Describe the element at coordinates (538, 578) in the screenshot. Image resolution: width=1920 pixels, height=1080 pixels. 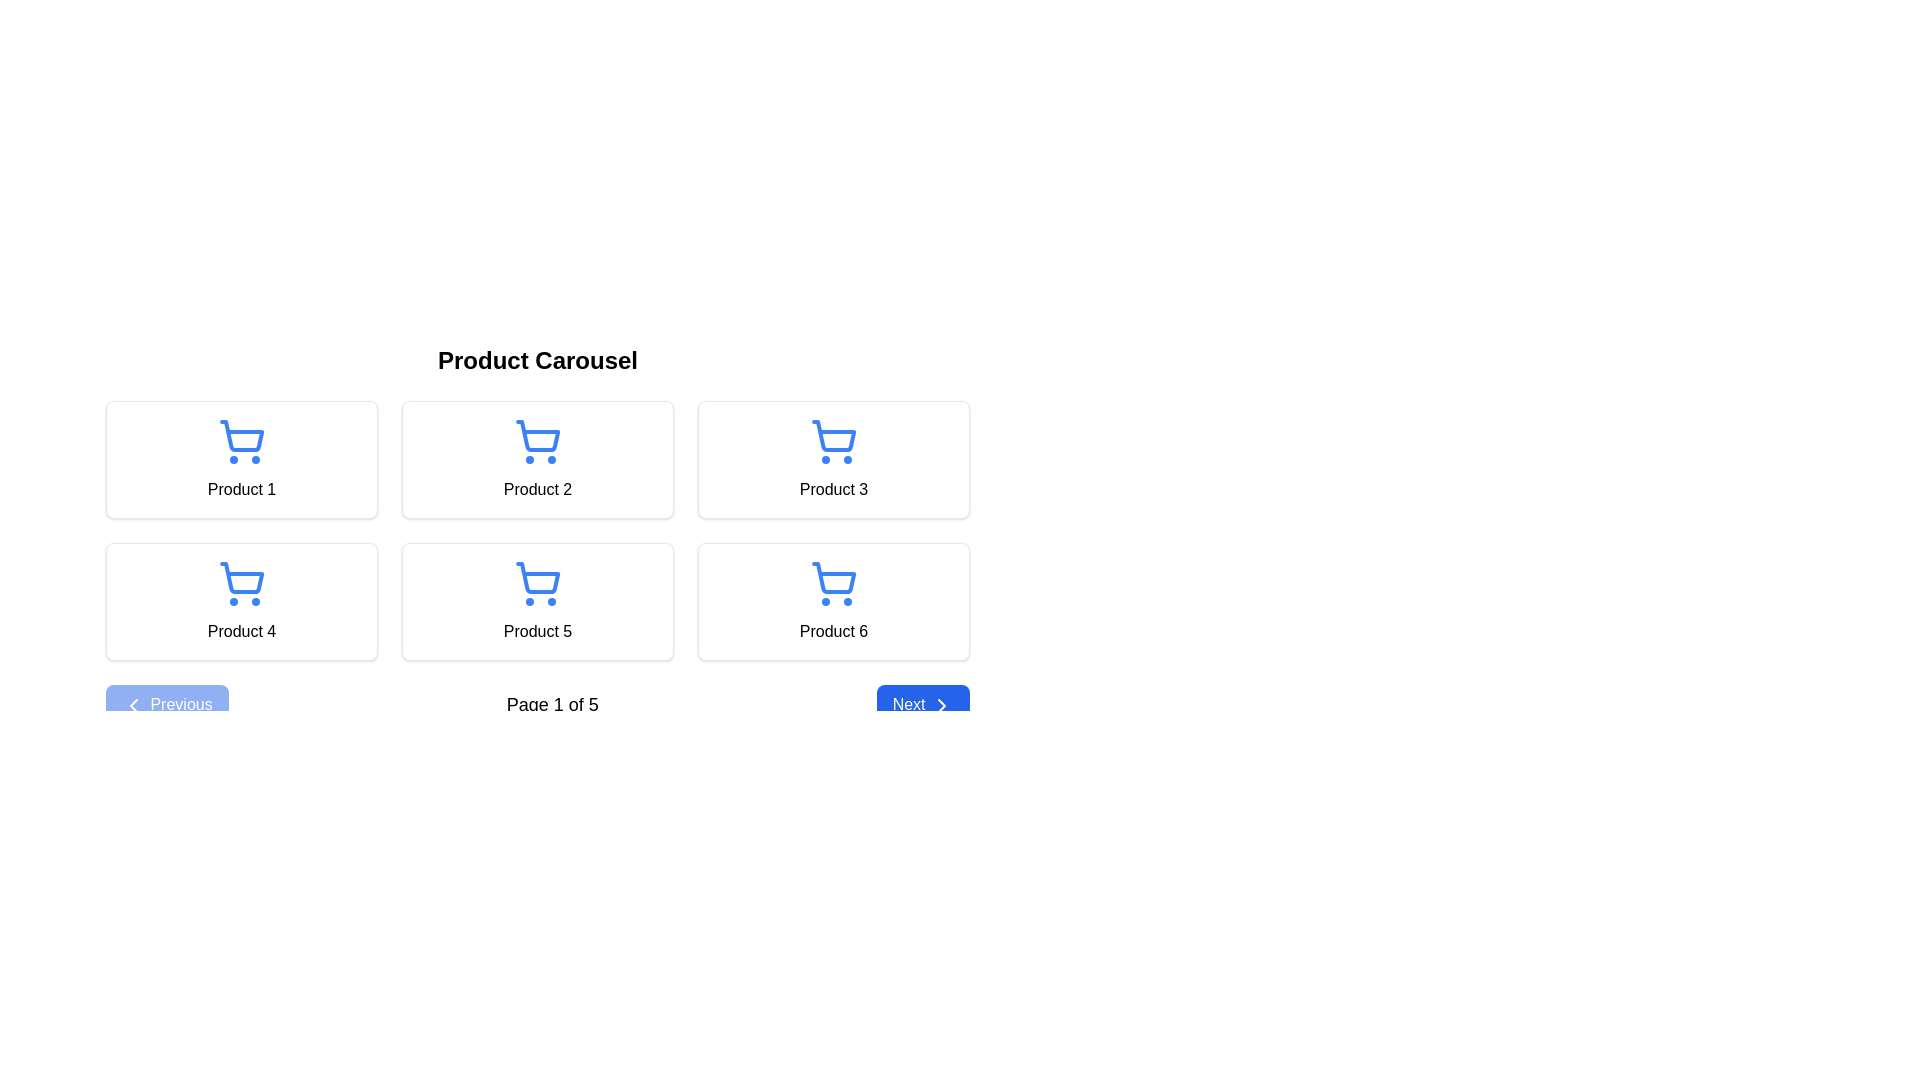
I see `the shopping cart icon represented by a blue outline, located in the bottom row, middle column of the product grid for 'Product 5'` at that location.